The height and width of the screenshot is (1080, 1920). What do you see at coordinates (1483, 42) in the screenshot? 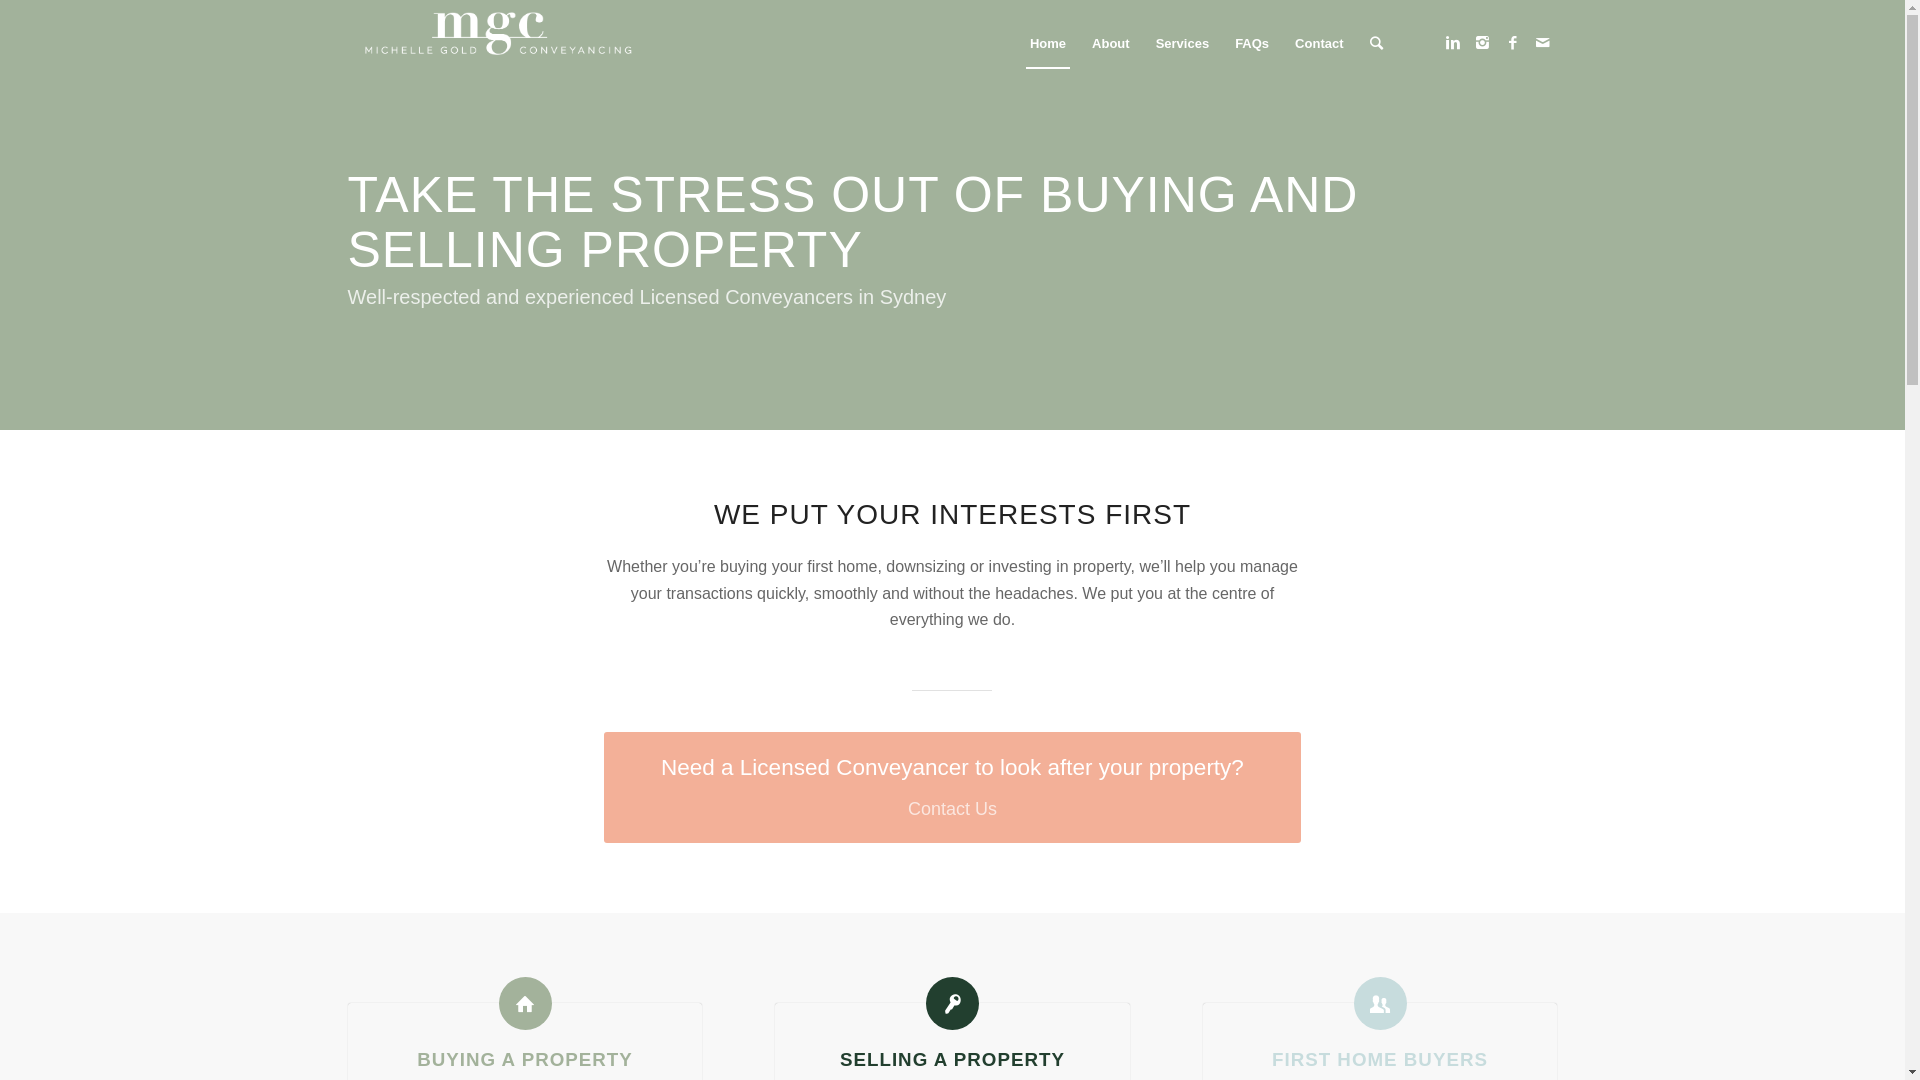
I see `'Instagram'` at bounding box center [1483, 42].